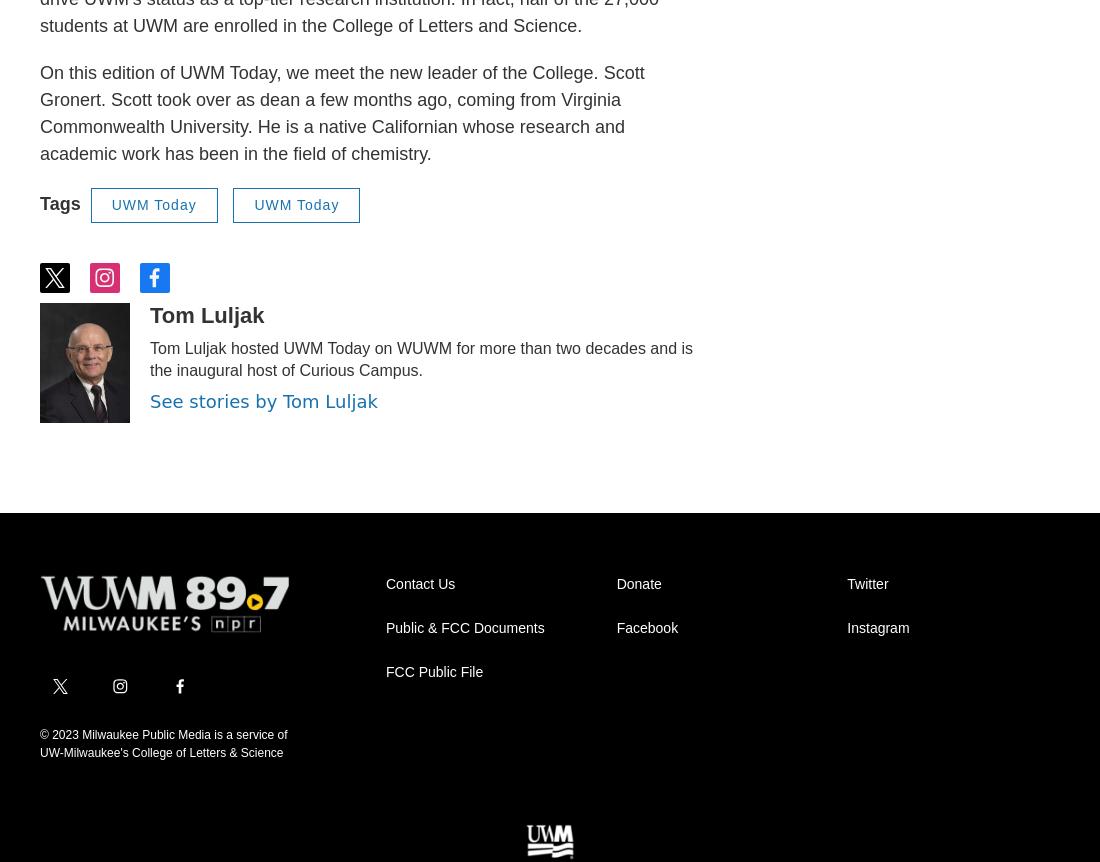  Describe the element at coordinates (58, 204) in the screenshot. I see `'Tags'` at that location.